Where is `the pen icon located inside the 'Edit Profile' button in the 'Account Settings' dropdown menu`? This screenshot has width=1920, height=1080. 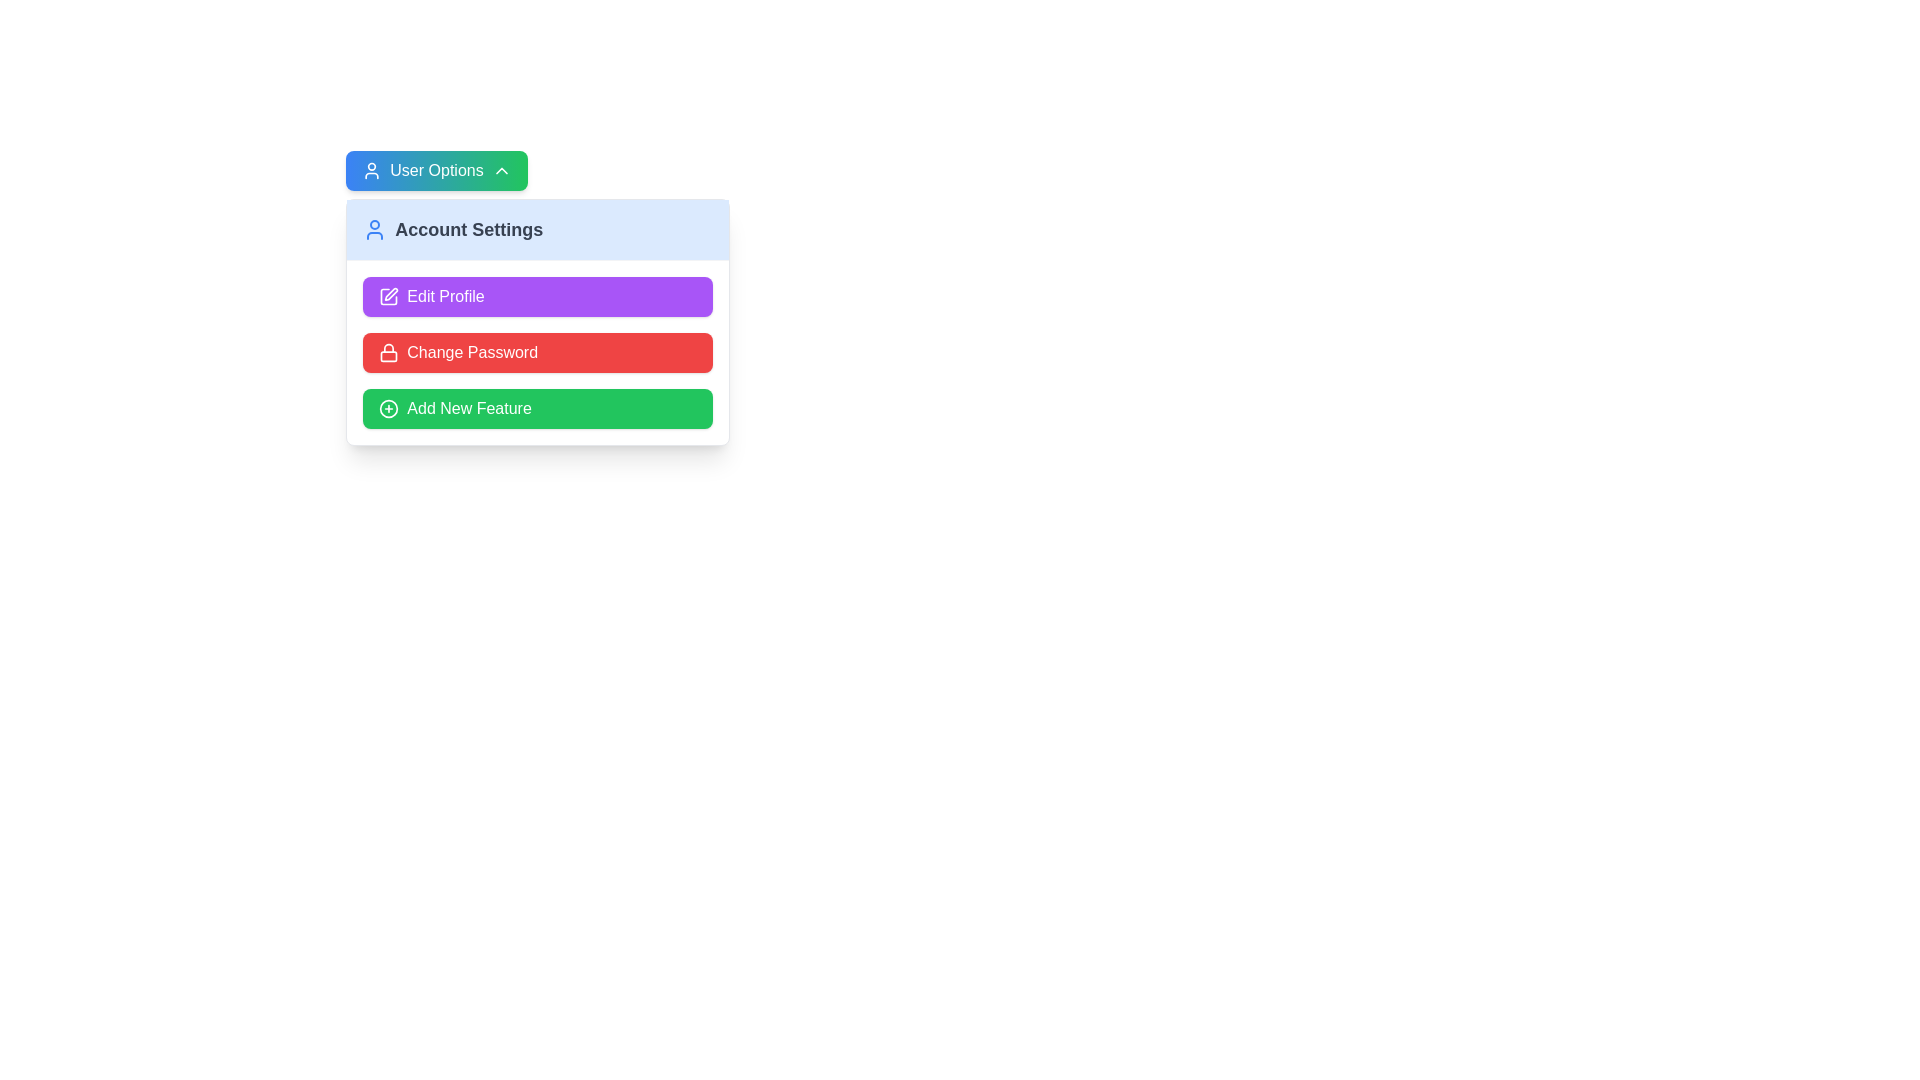
the pen icon located inside the 'Edit Profile' button in the 'Account Settings' dropdown menu is located at coordinates (391, 294).